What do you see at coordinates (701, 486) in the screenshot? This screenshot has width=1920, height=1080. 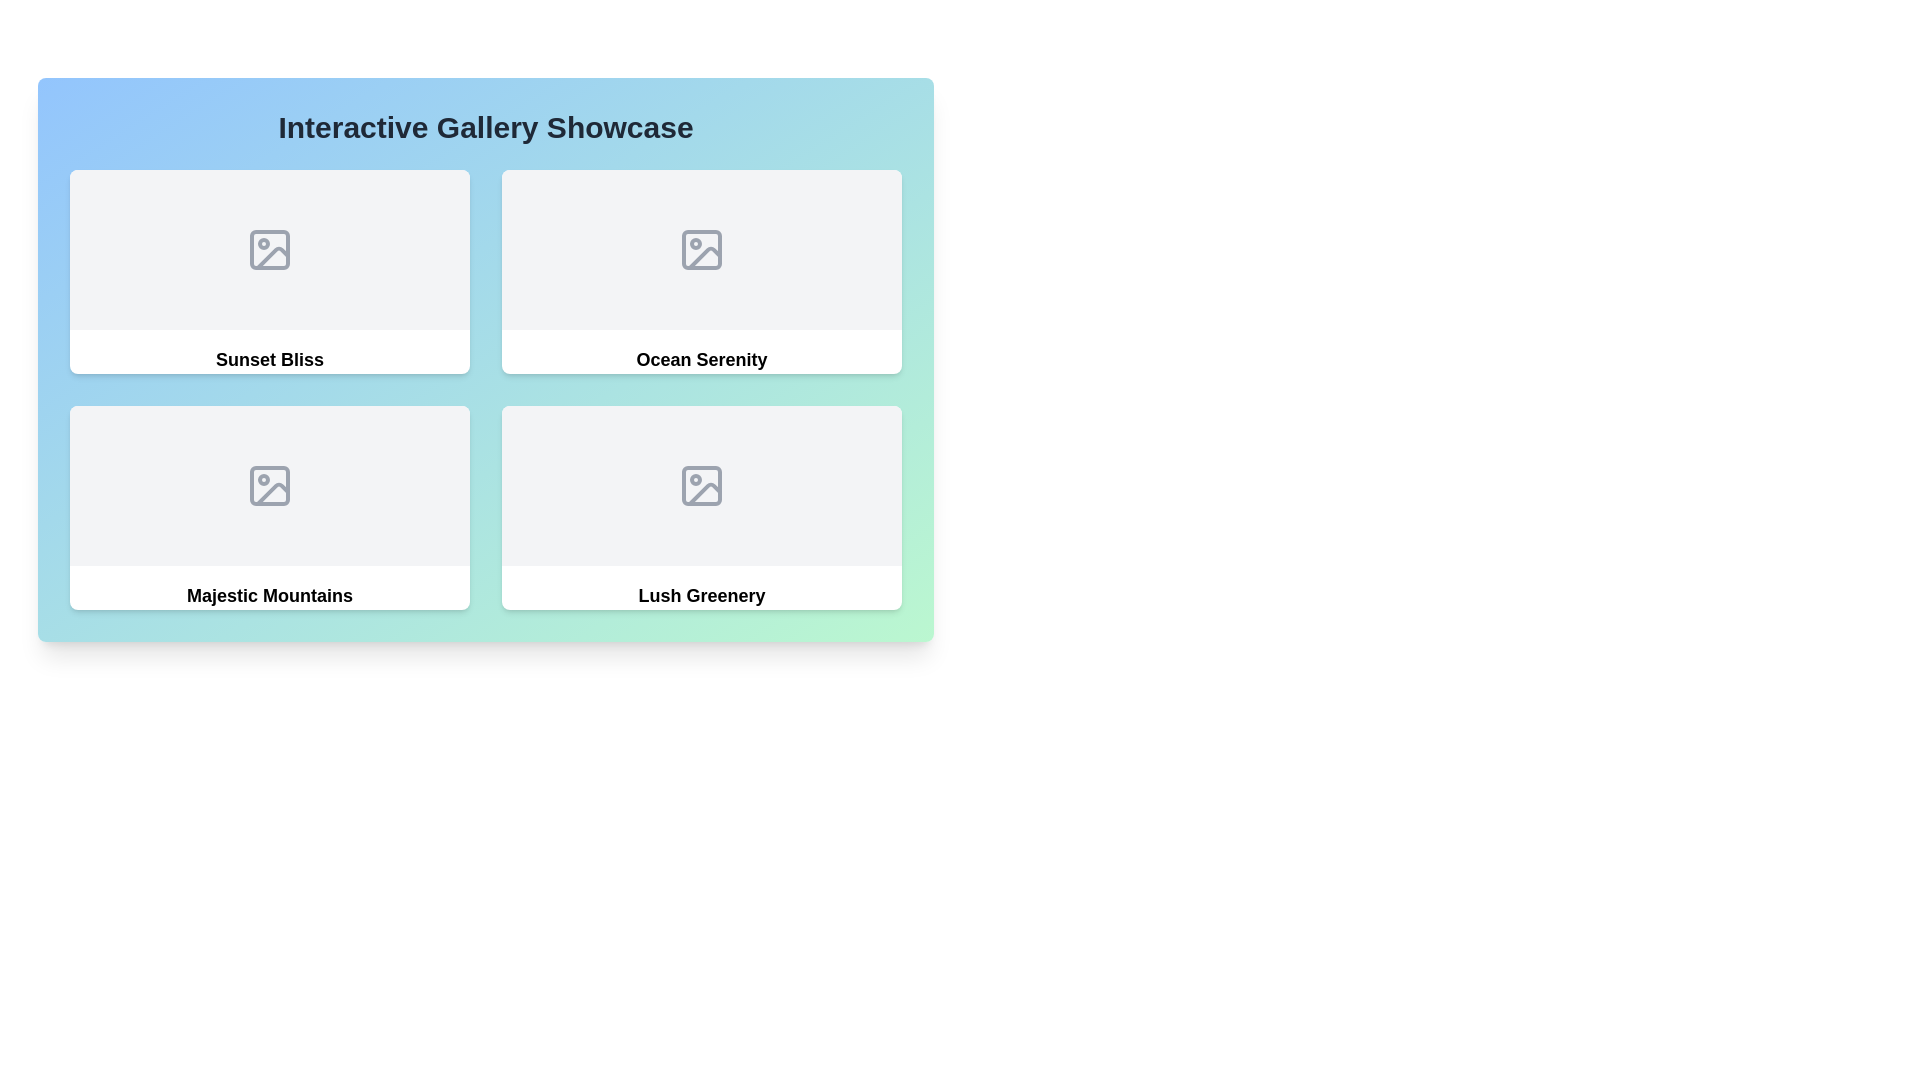 I see `Icon placeholder area located in the second row, second column of the grid layout in the 'Interactive Gallery Showcase', part of the 'Lush Greenery' card` at bounding box center [701, 486].